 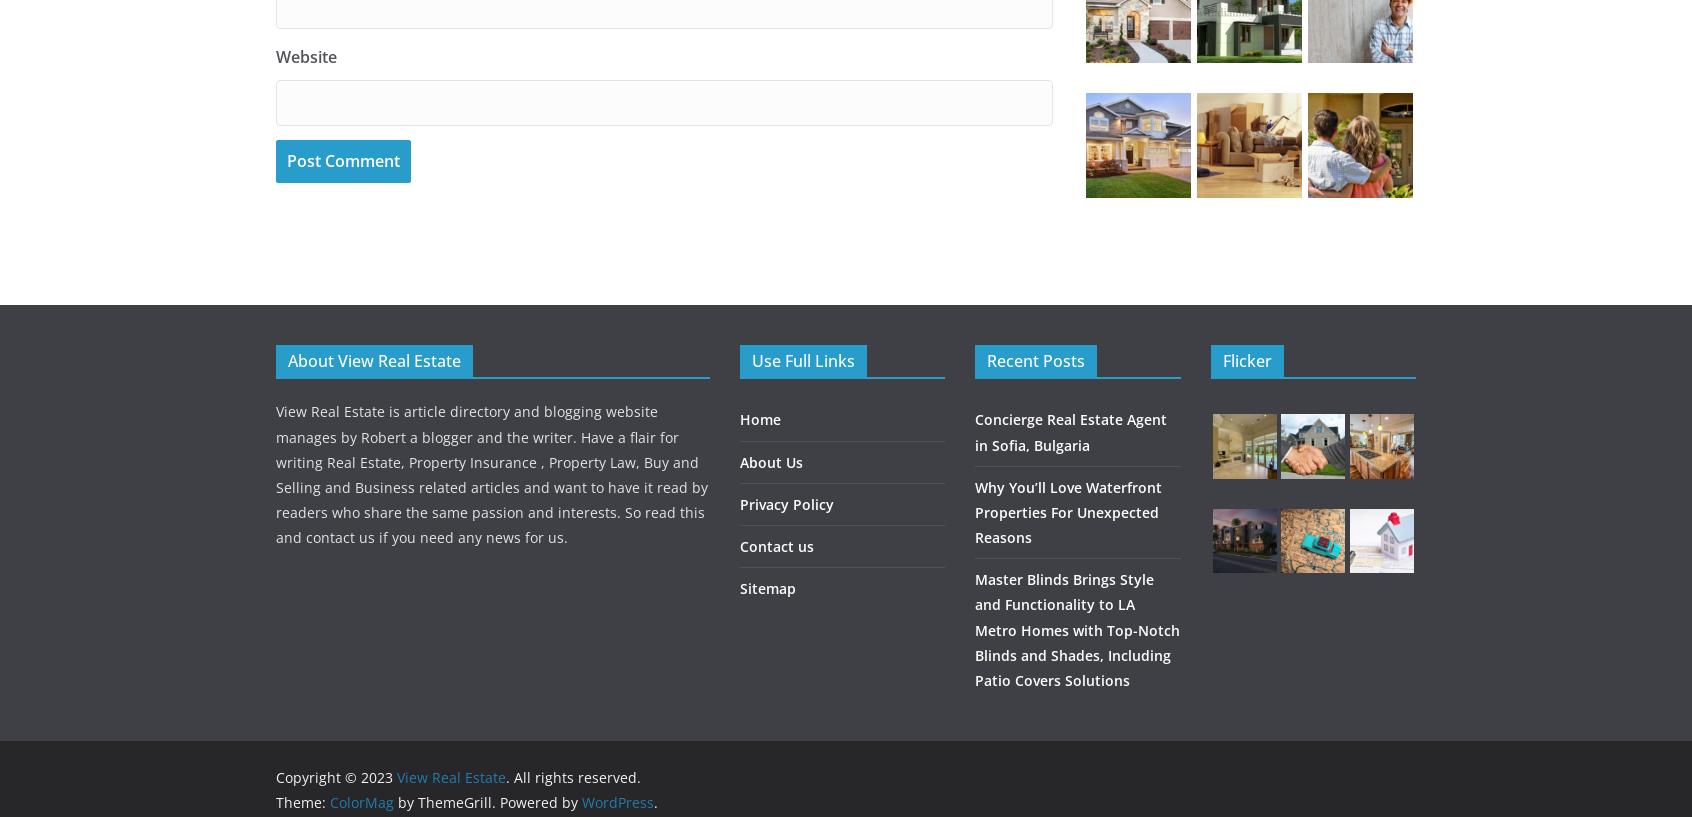 What do you see at coordinates (305, 56) in the screenshot?
I see `'Website'` at bounding box center [305, 56].